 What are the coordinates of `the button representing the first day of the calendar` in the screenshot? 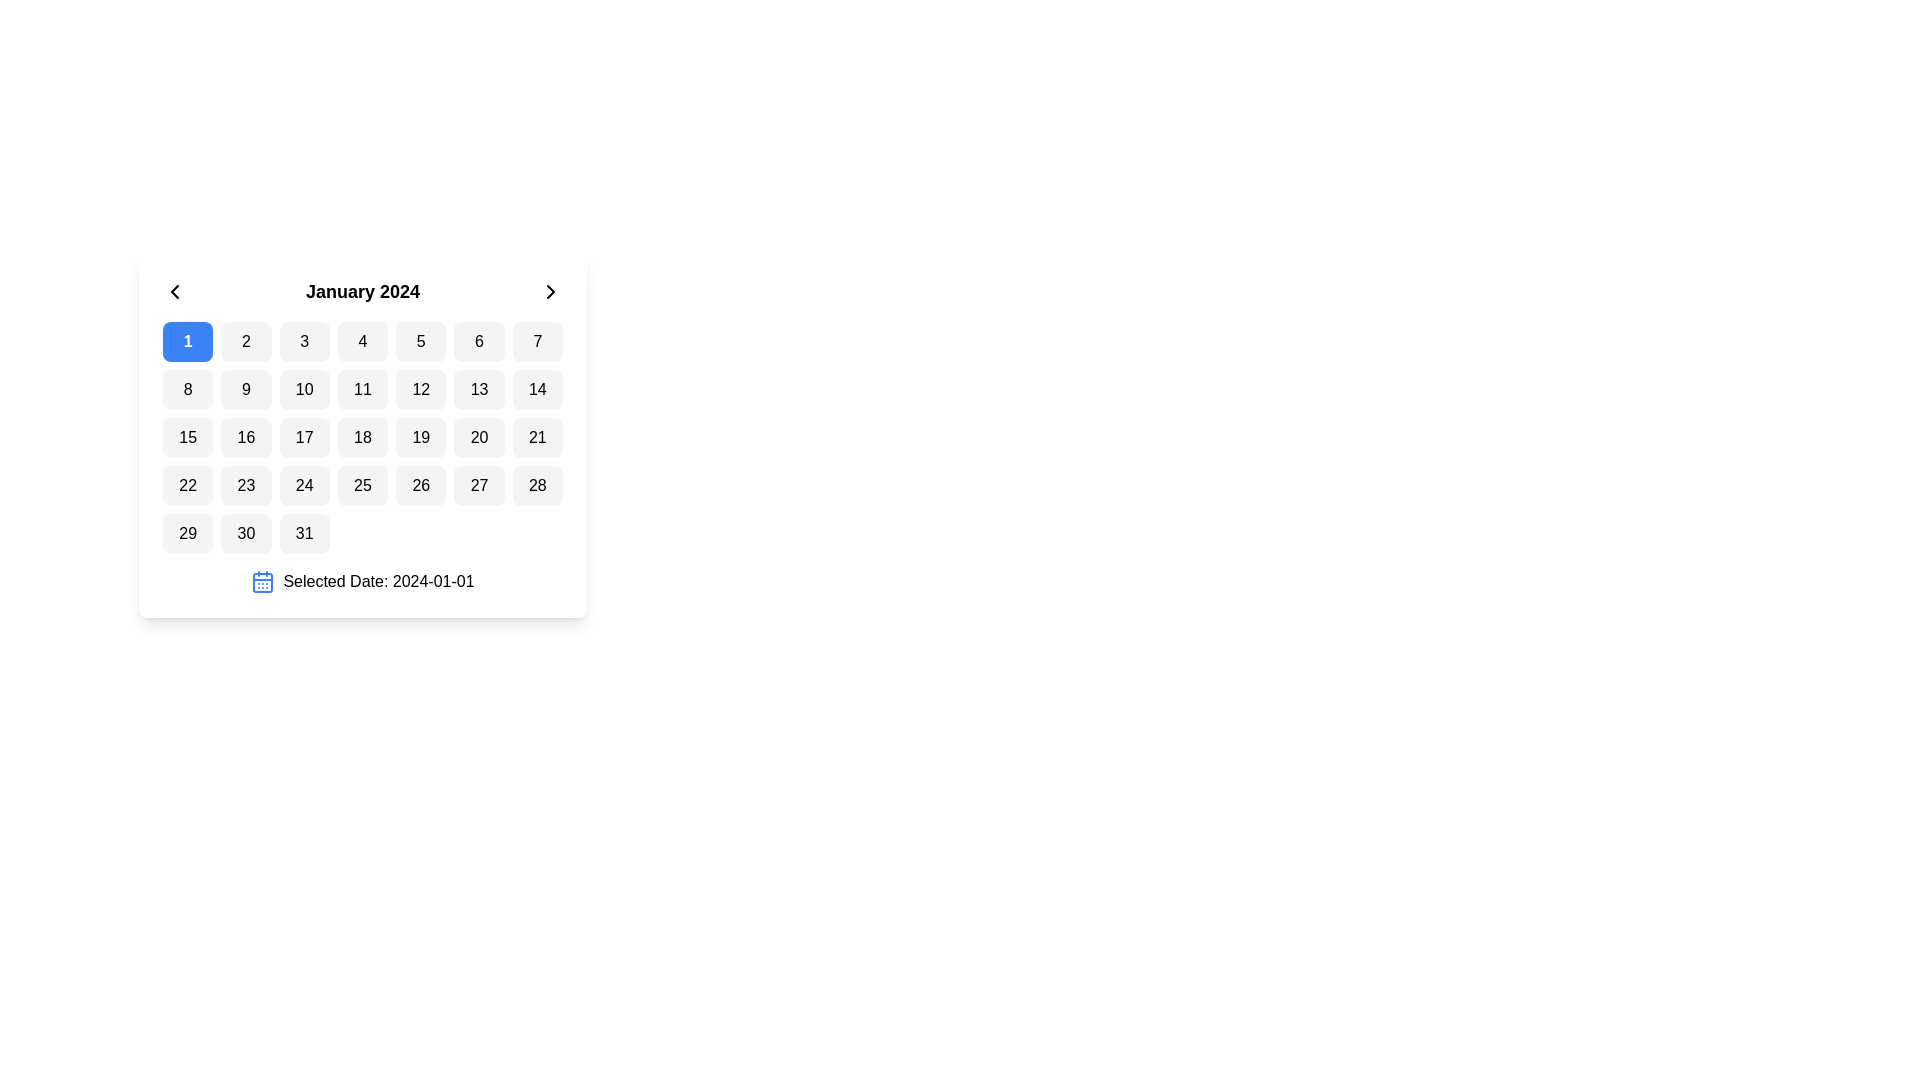 It's located at (188, 341).